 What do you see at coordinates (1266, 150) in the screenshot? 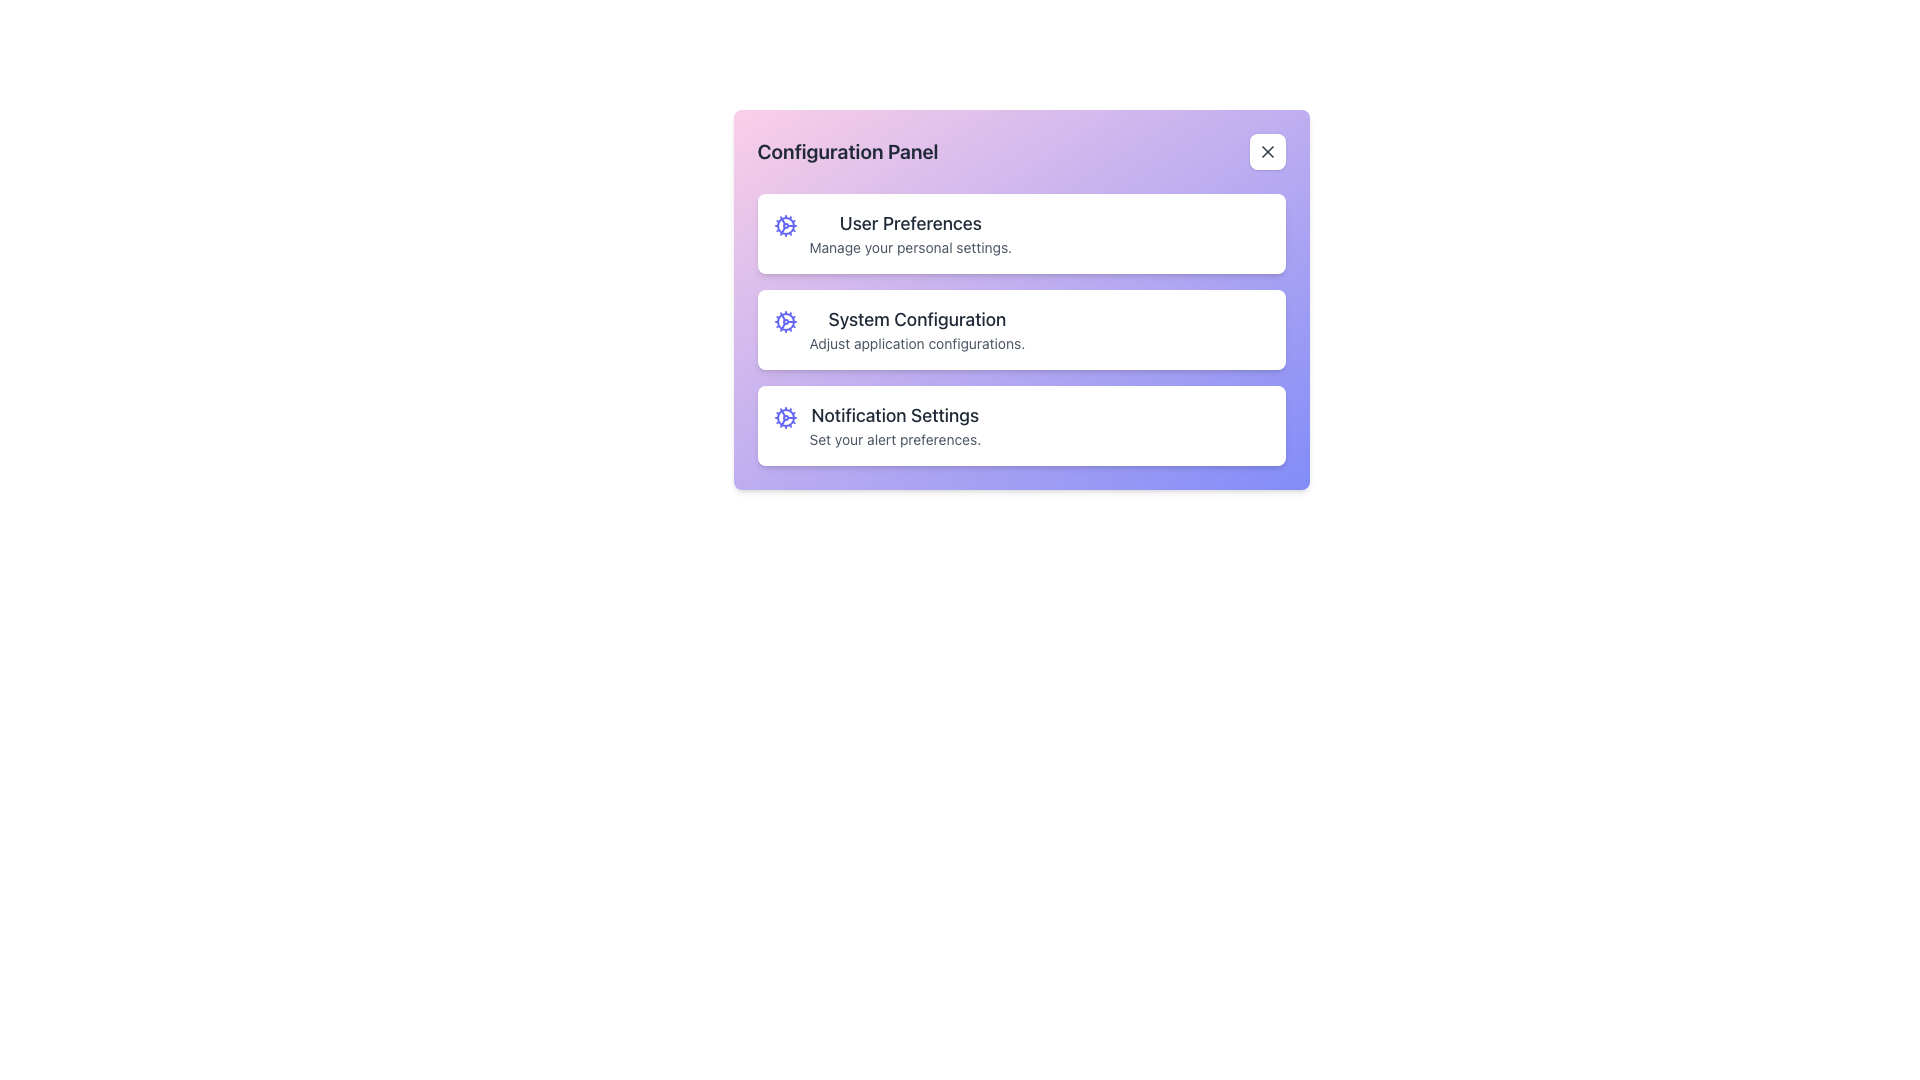
I see `the X-shaped close icon located` at bounding box center [1266, 150].